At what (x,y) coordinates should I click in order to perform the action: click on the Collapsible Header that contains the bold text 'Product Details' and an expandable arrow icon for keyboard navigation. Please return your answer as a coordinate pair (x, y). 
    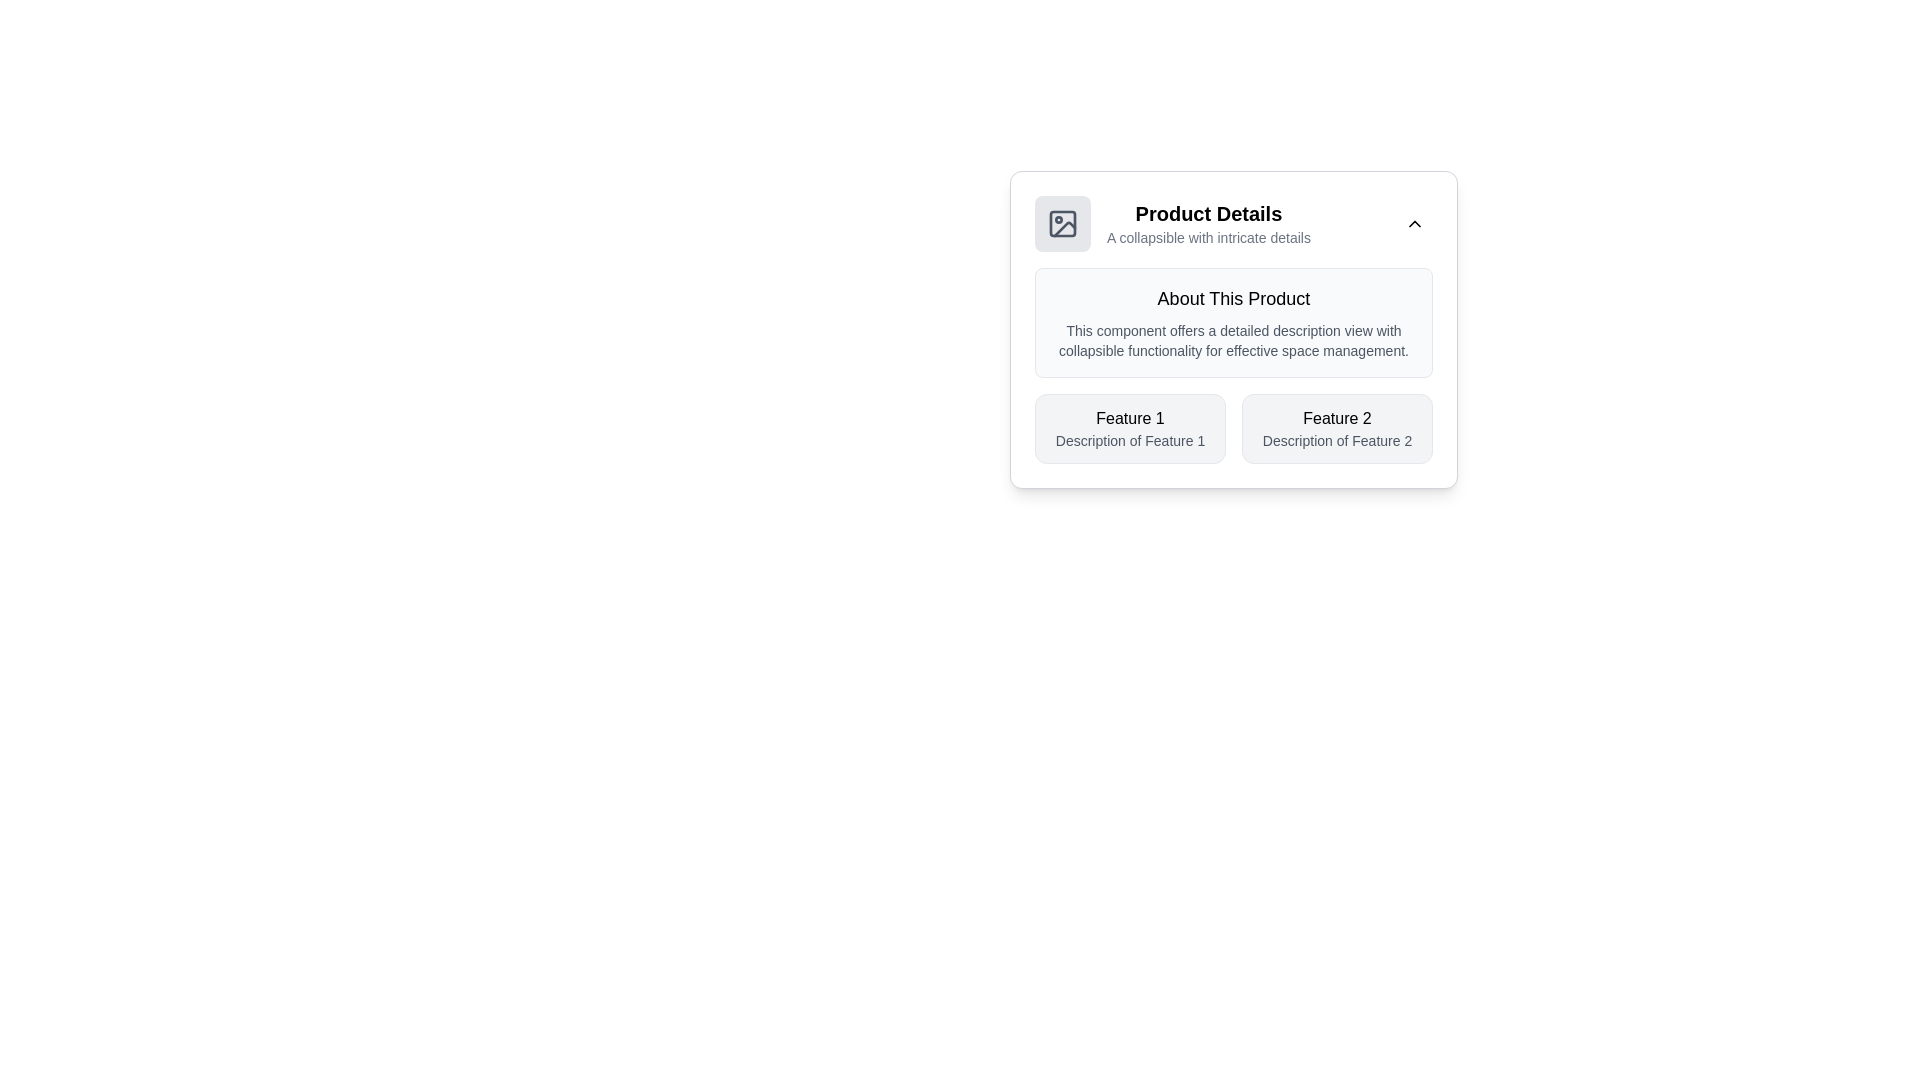
    Looking at the image, I should click on (1232, 223).